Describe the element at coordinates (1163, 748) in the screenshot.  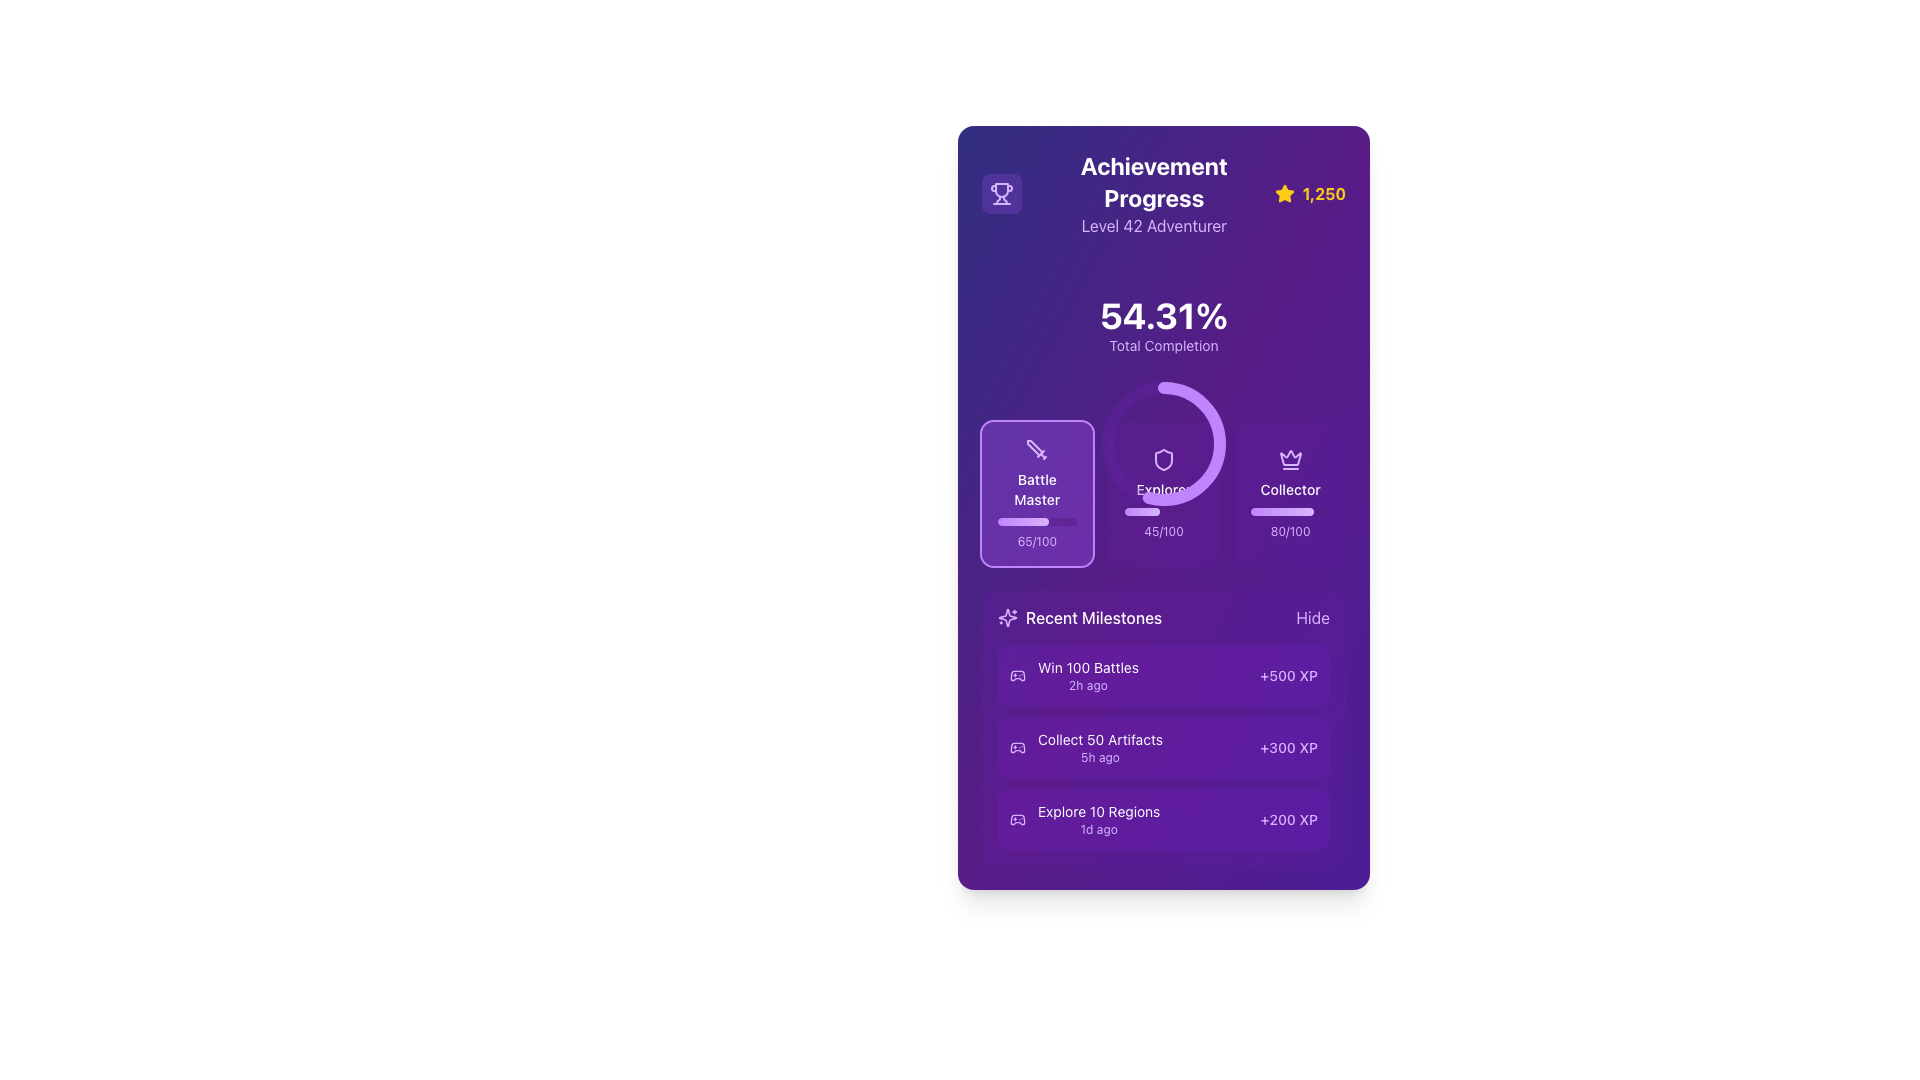
I see `the informational block indicating the achievement of collecting 50 artifacts, which is located in the second row of the 'Recent Milestones' section` at that location.